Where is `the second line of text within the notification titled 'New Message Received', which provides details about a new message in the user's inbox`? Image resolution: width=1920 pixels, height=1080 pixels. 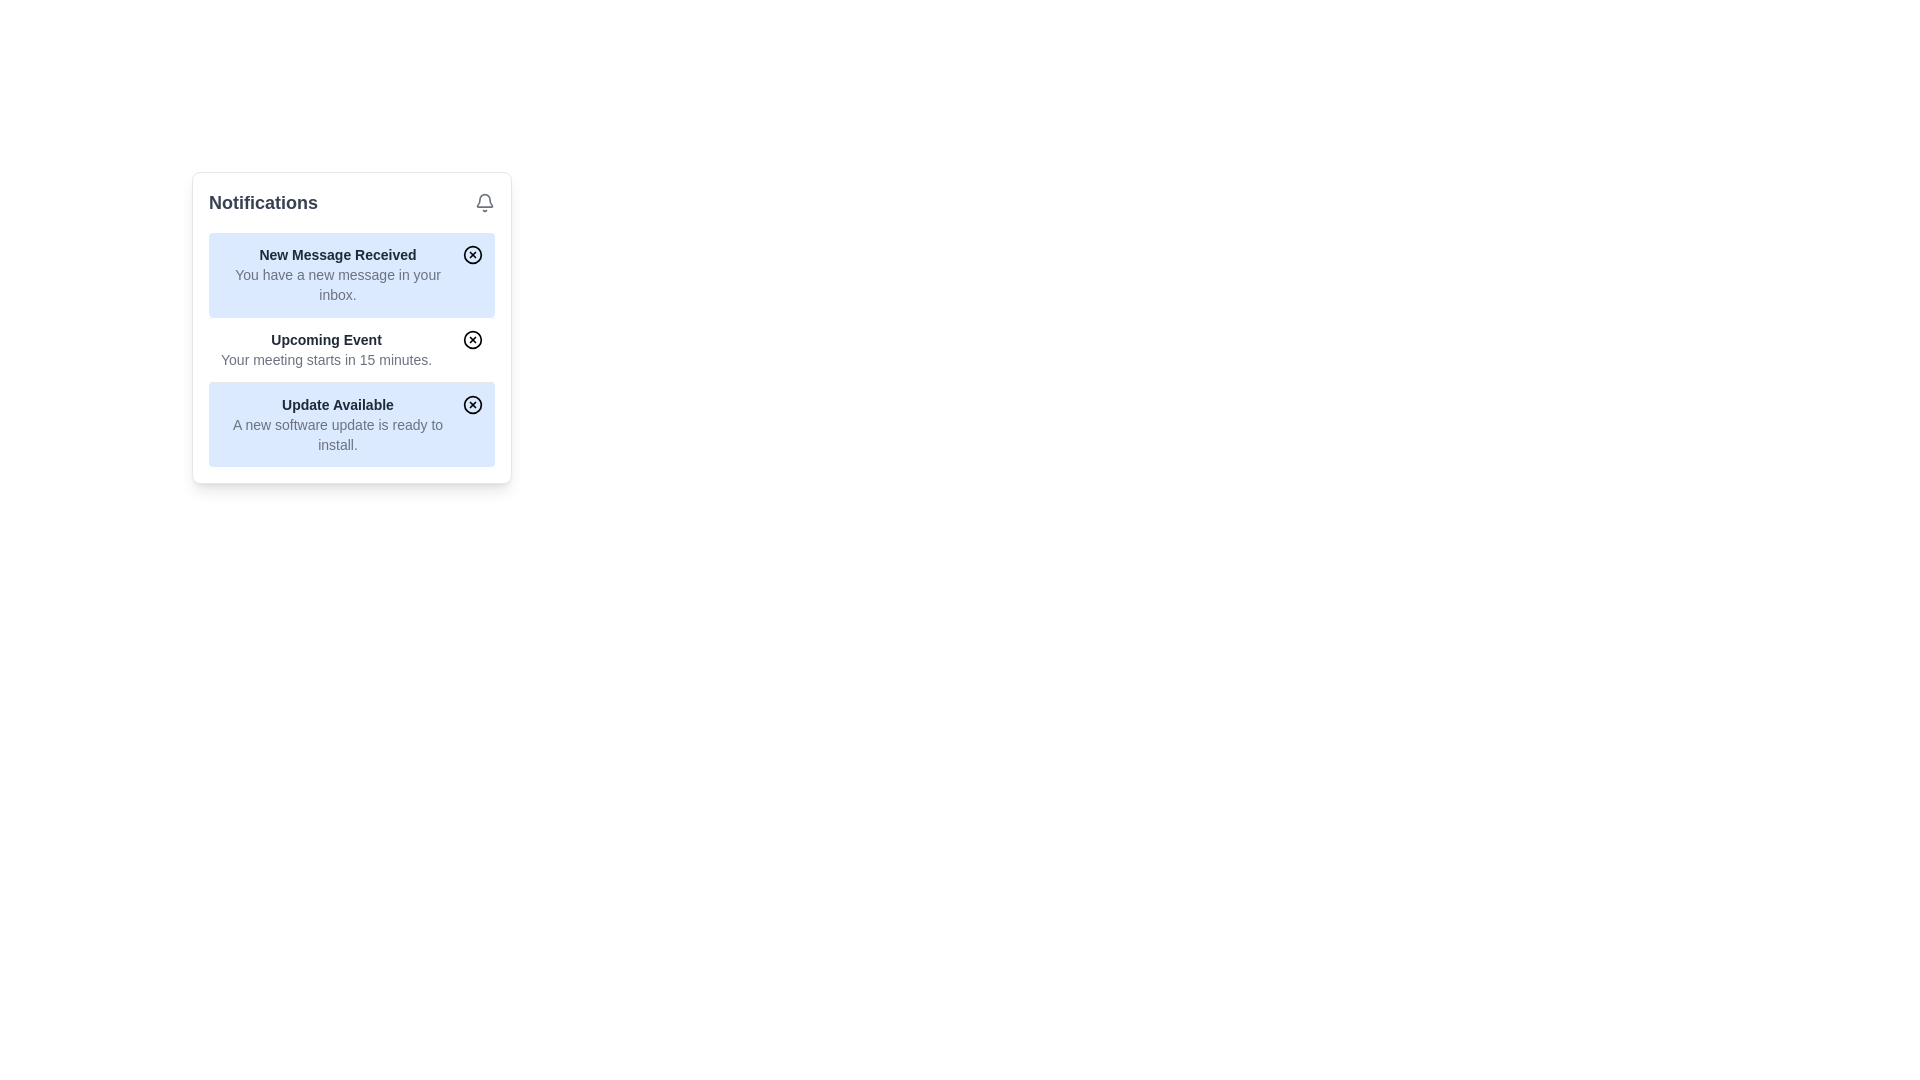
the second line of text within the notification titled 'New Message Received', which provides details about a new message in the user's inbox is located at coordinates (337, 285).